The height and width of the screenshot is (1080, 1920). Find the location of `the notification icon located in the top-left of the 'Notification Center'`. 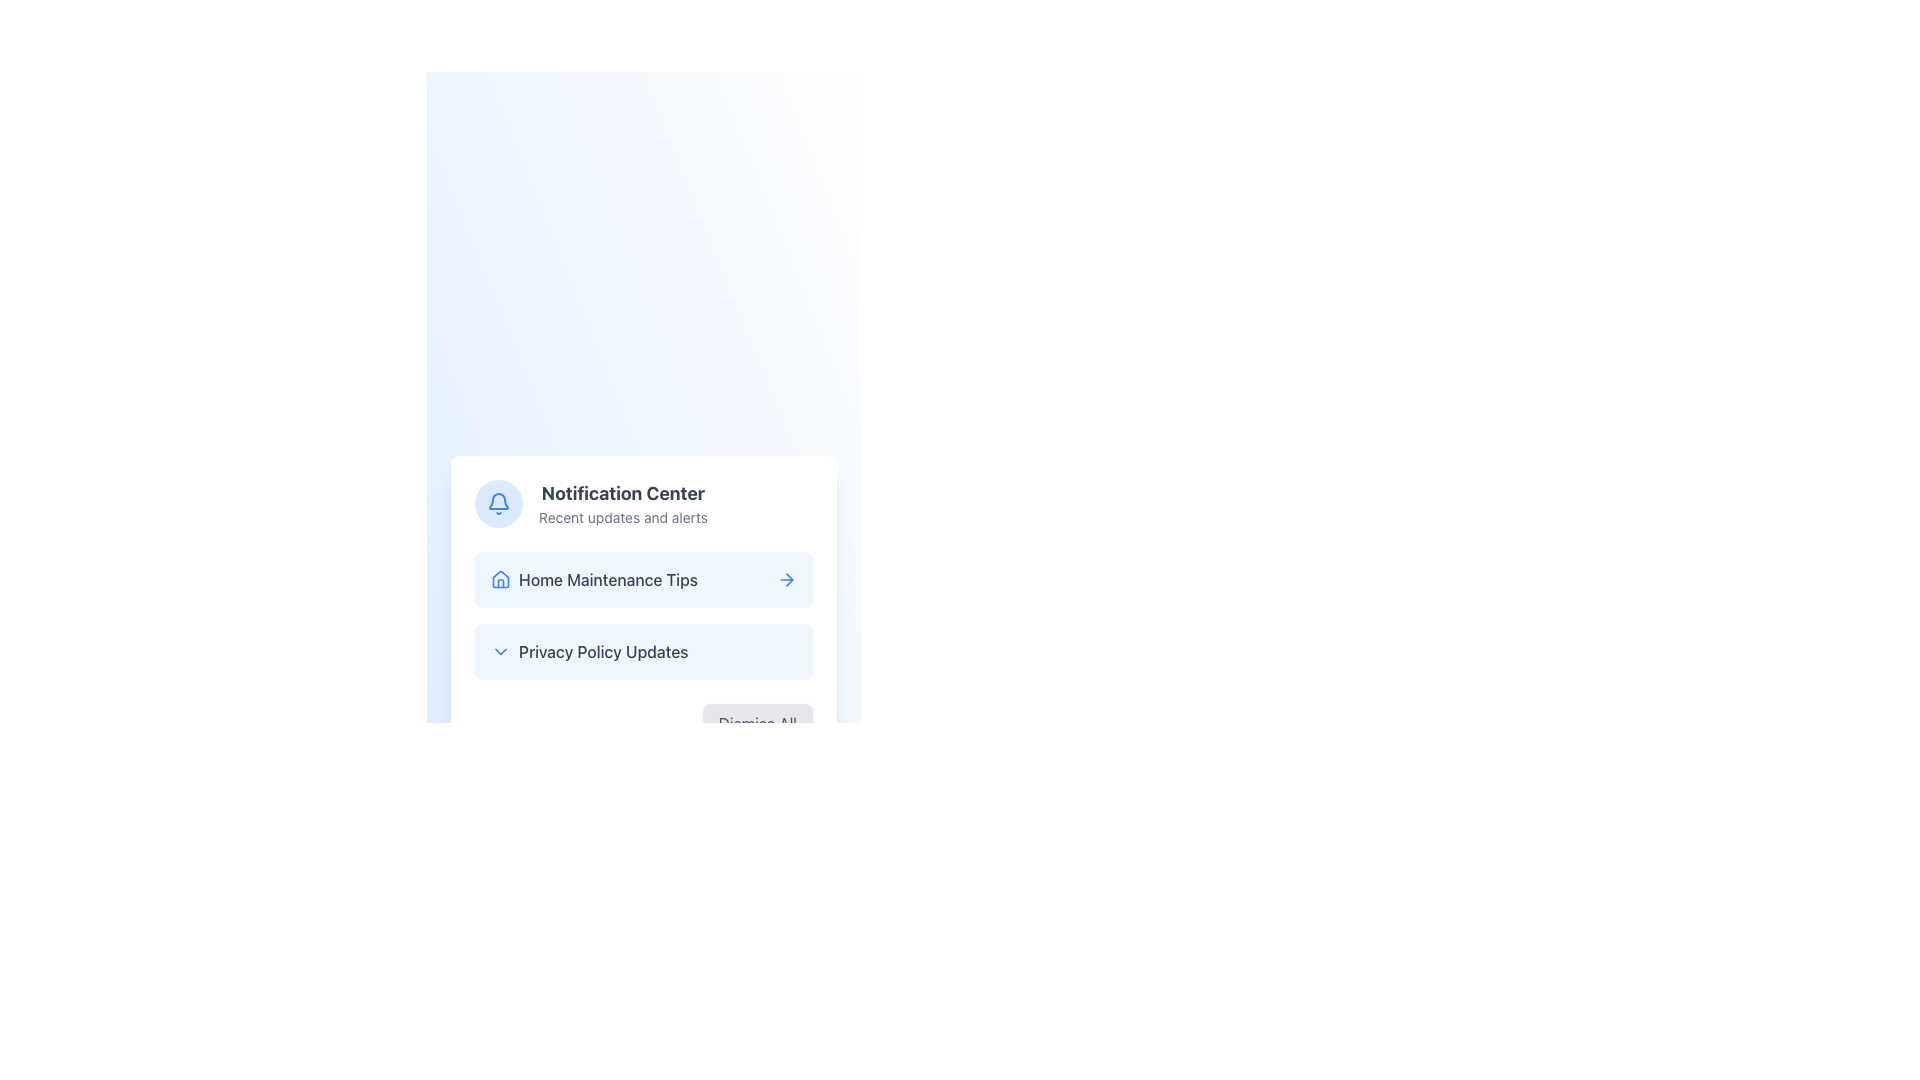

the notification icon located in the top-left of the 'Notification Center' is located at coordinates (499, 503).